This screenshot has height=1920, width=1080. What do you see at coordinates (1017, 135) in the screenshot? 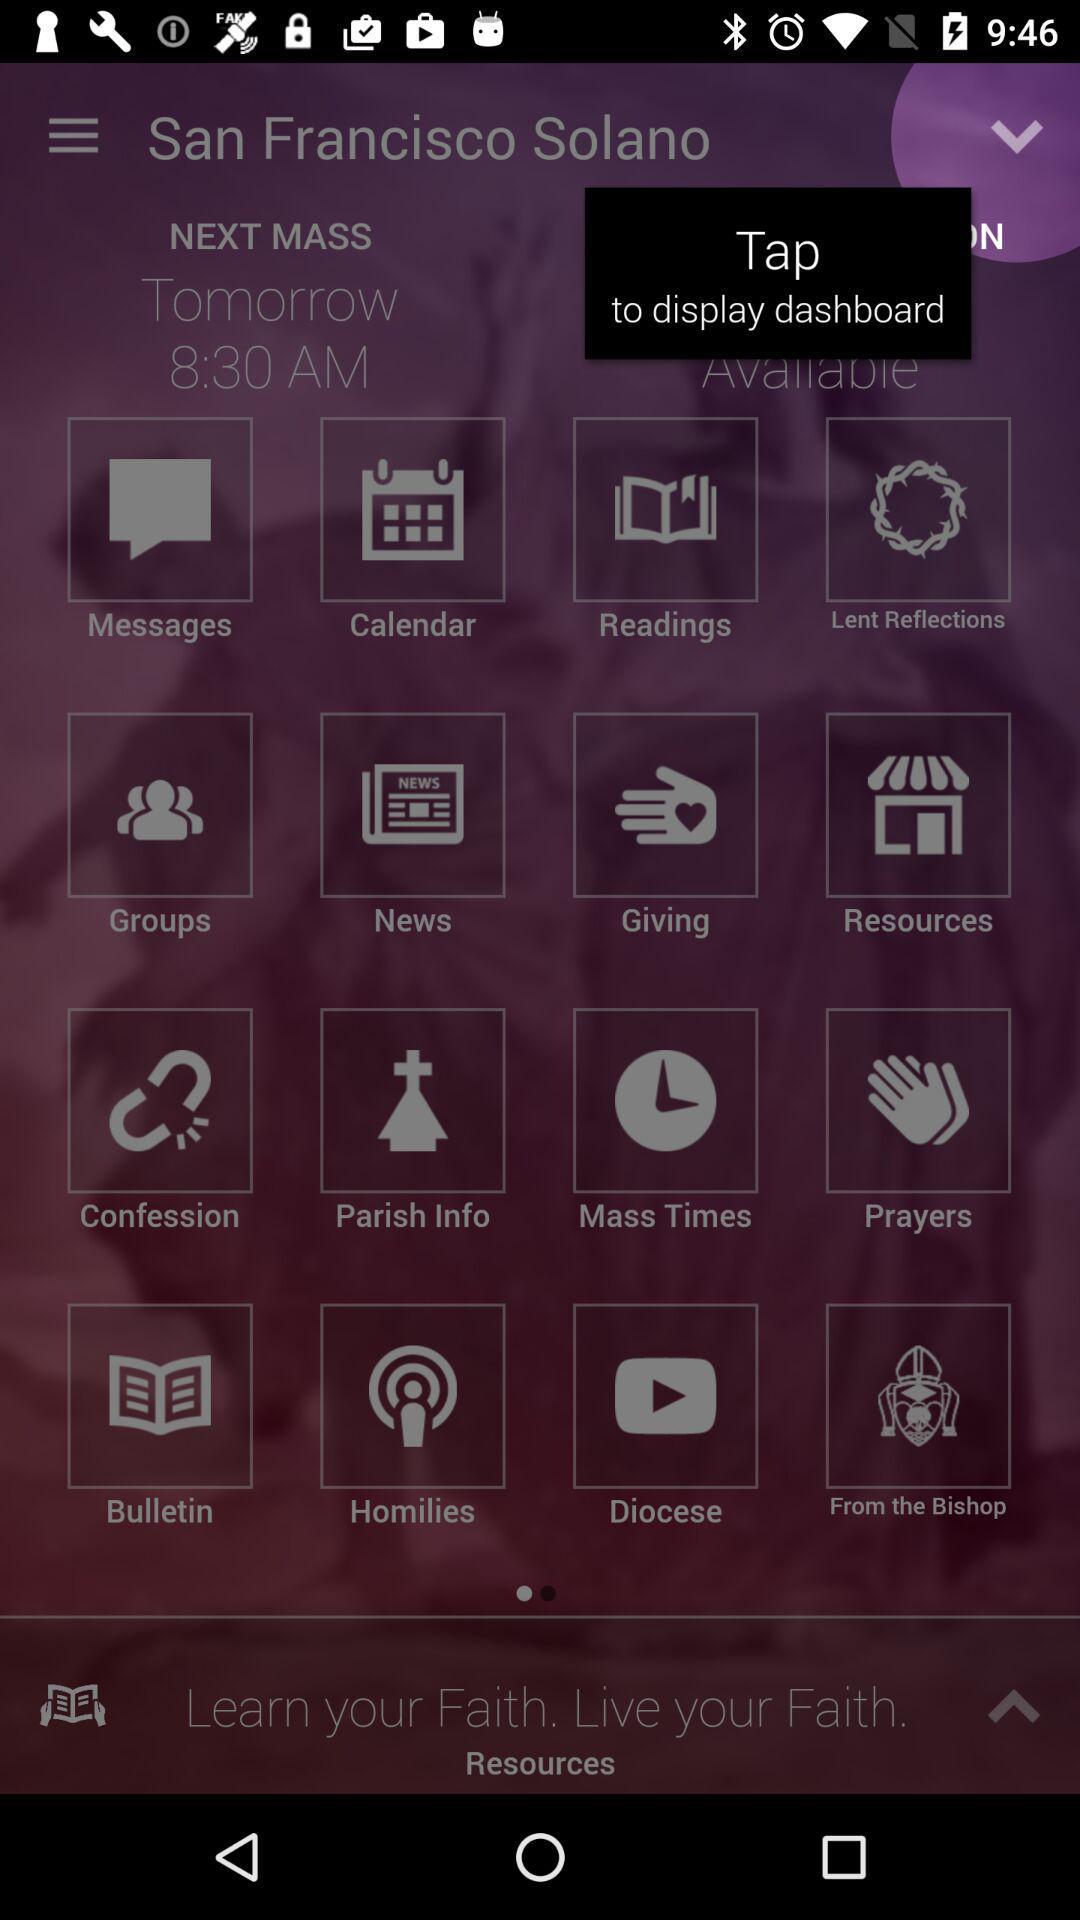
I see `show less options` at bounding box center [1017, 135].